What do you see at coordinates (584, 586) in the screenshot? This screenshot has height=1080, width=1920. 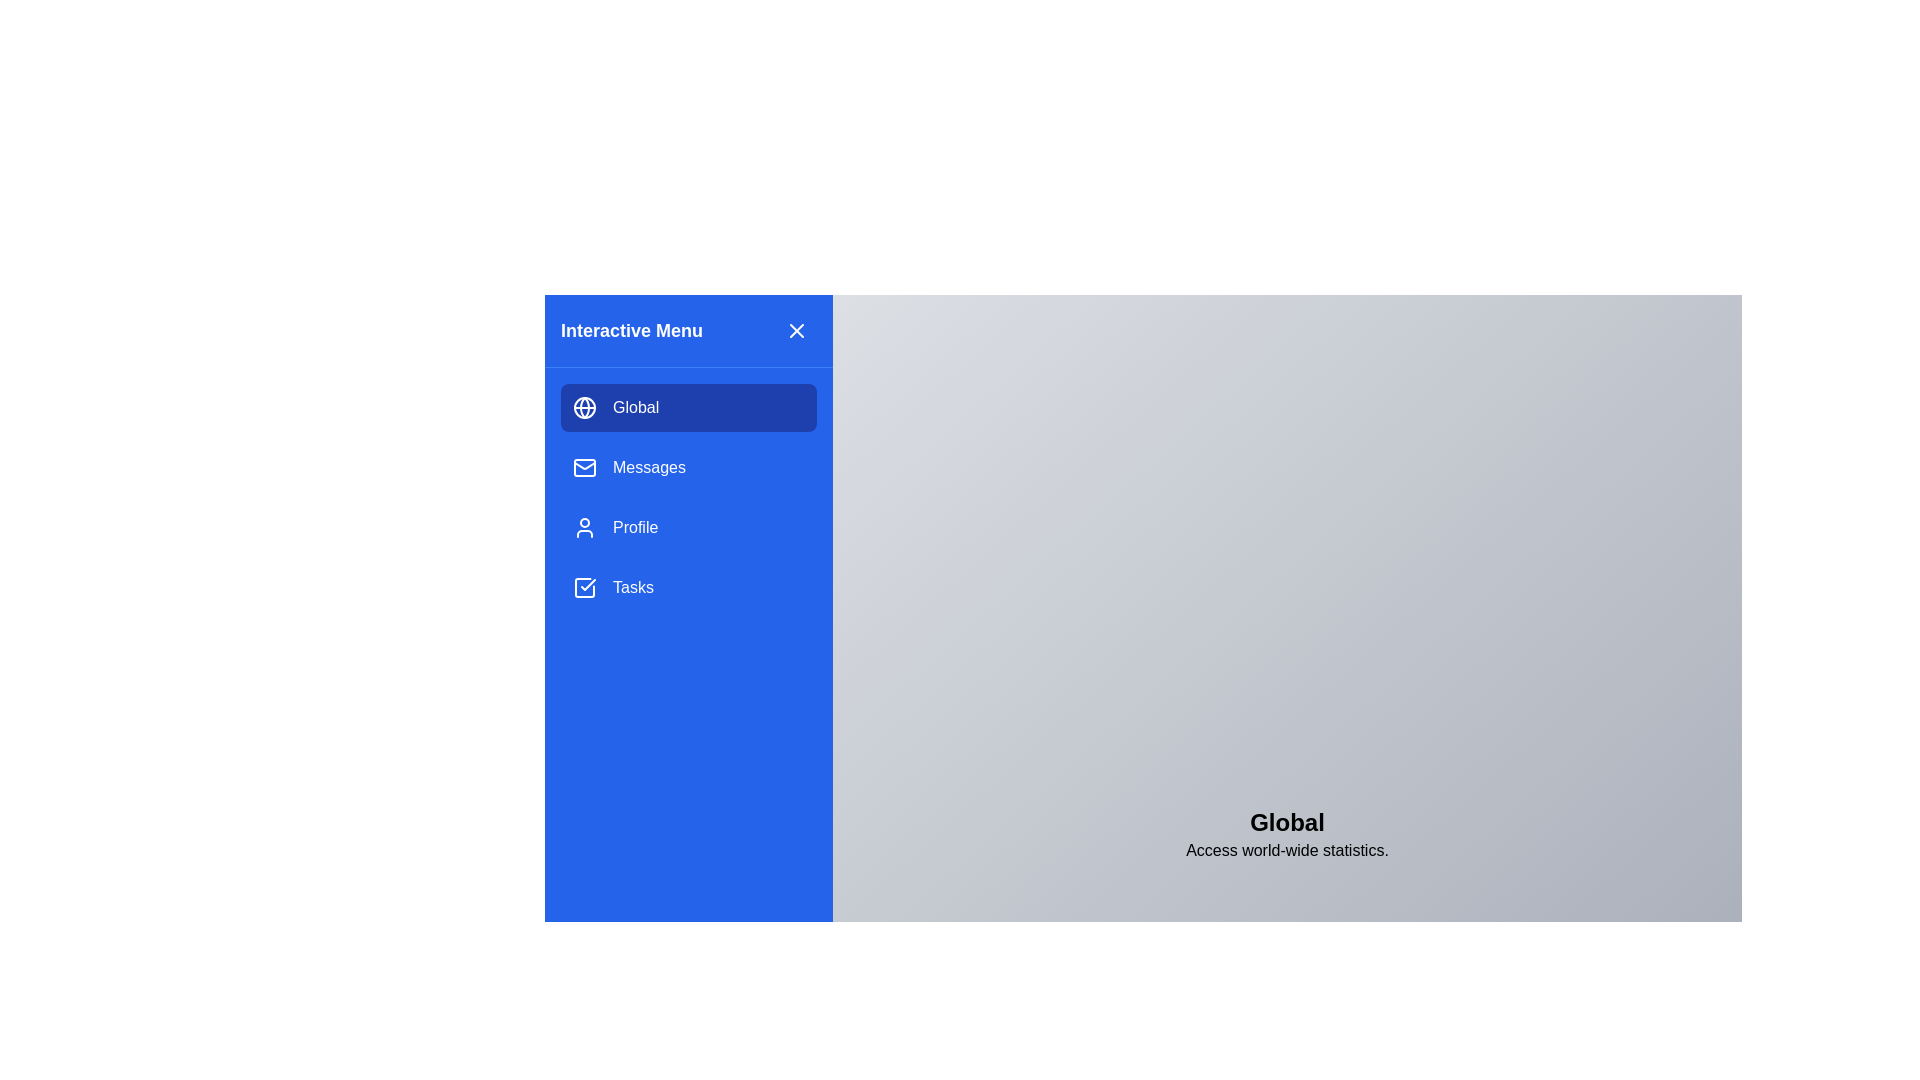 I see `the task icon, which is a square outline with a checkmark inside, located` at bounding box center [584, 586].